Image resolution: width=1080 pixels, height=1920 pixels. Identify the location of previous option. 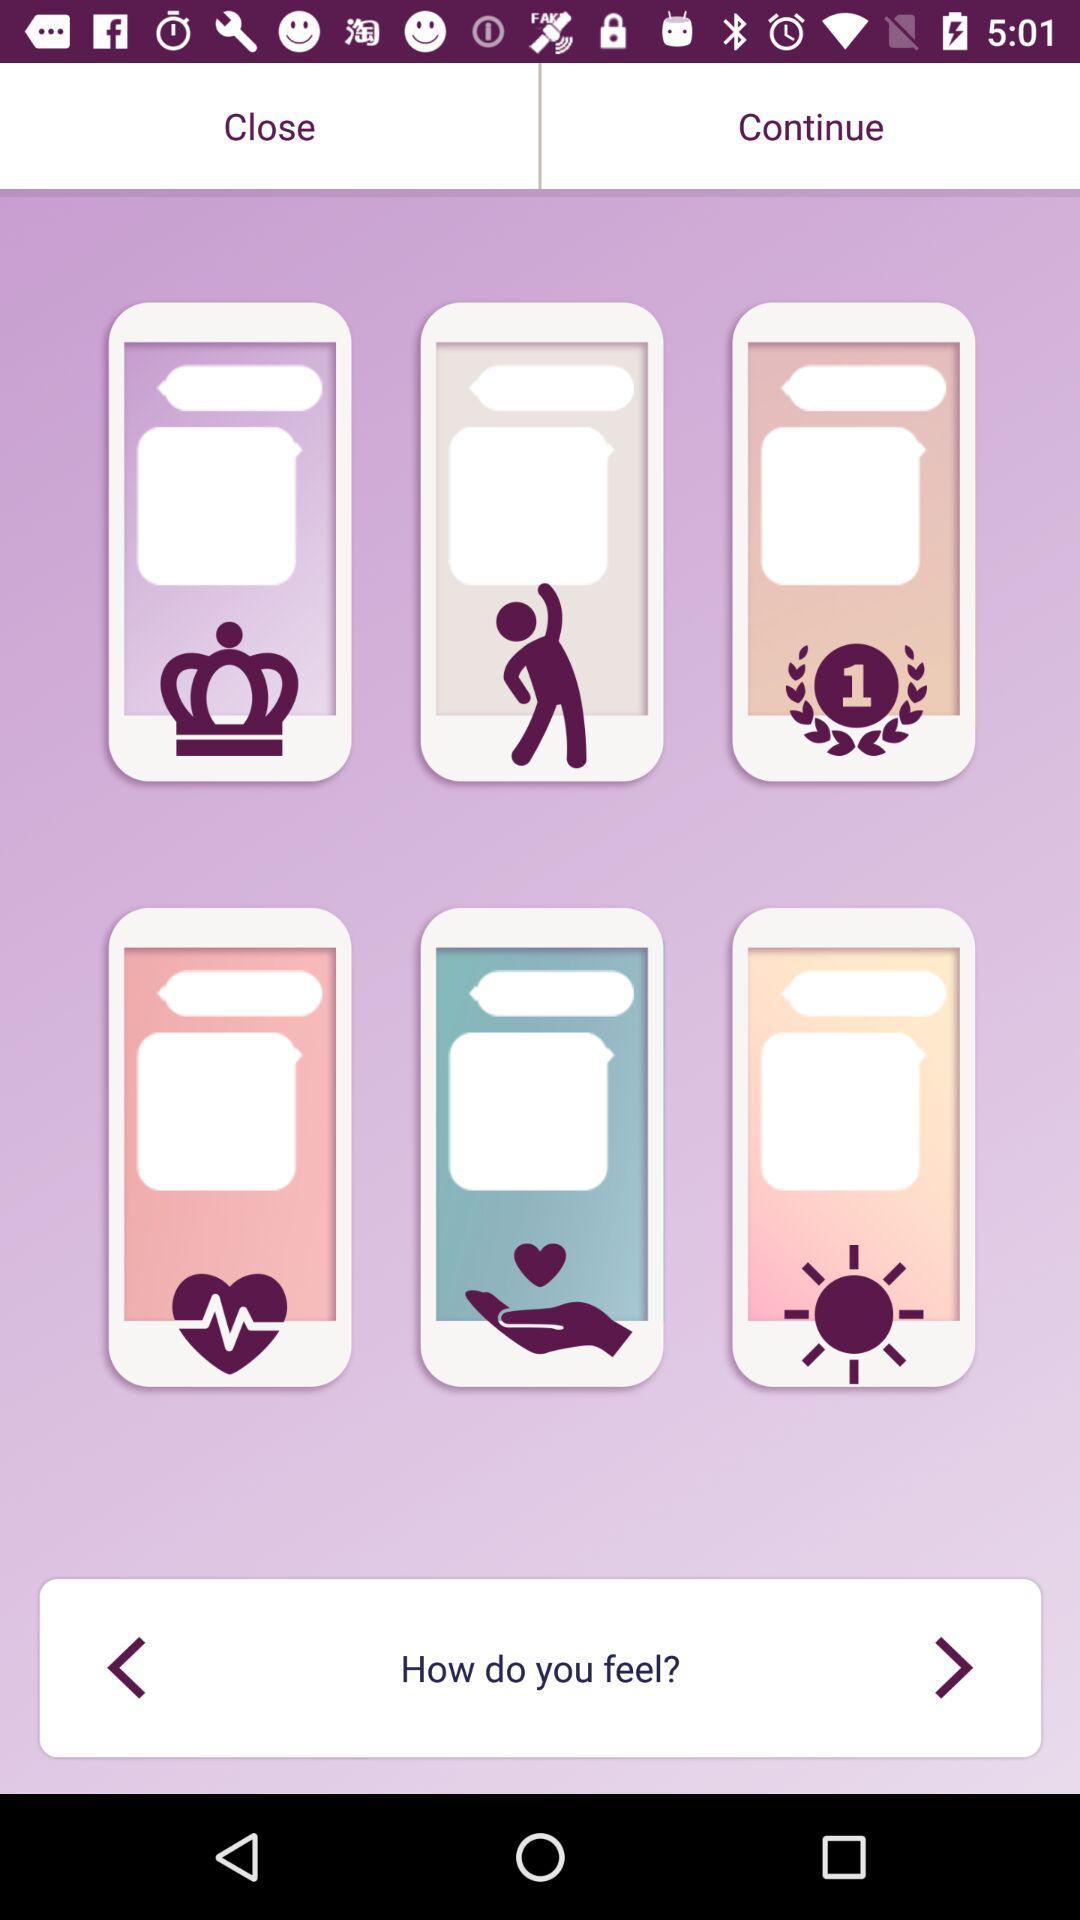
(952, 1667).